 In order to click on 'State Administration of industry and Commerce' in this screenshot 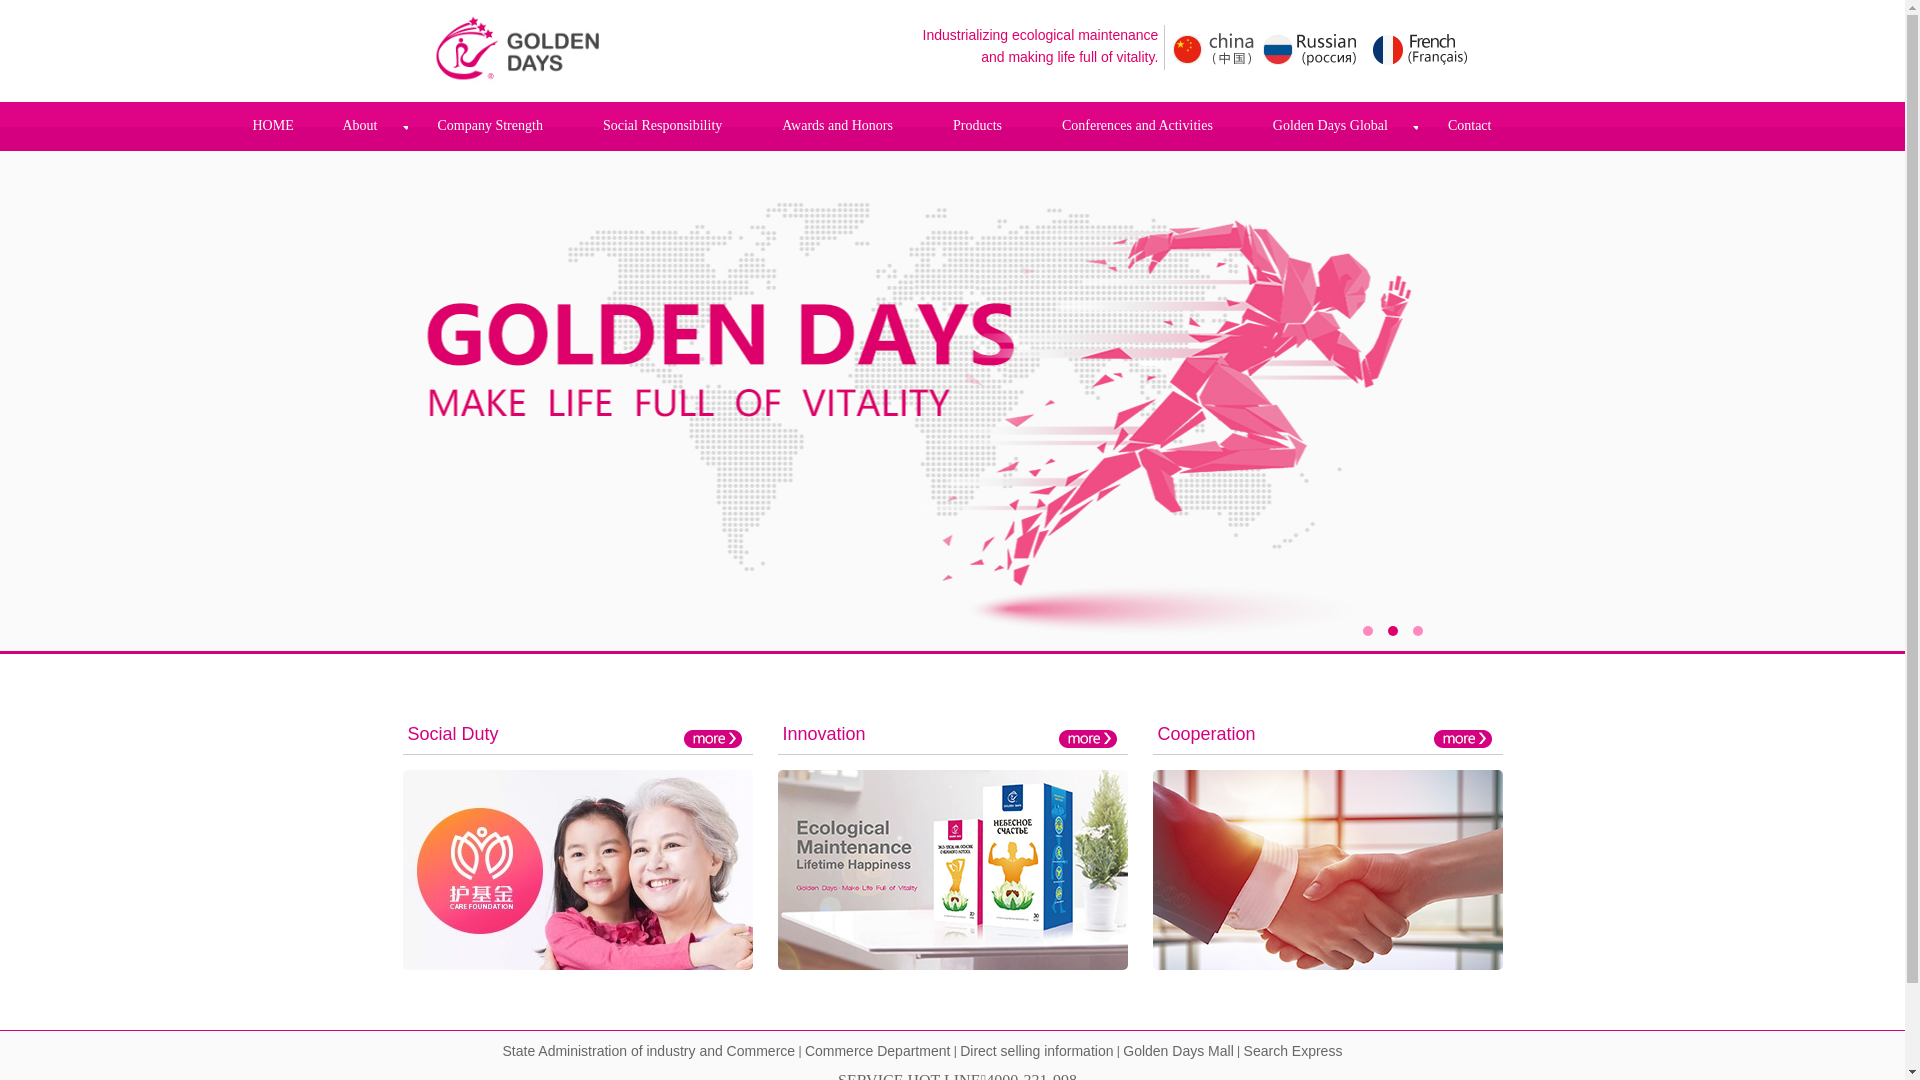, I will do `click(648, 1051)`.